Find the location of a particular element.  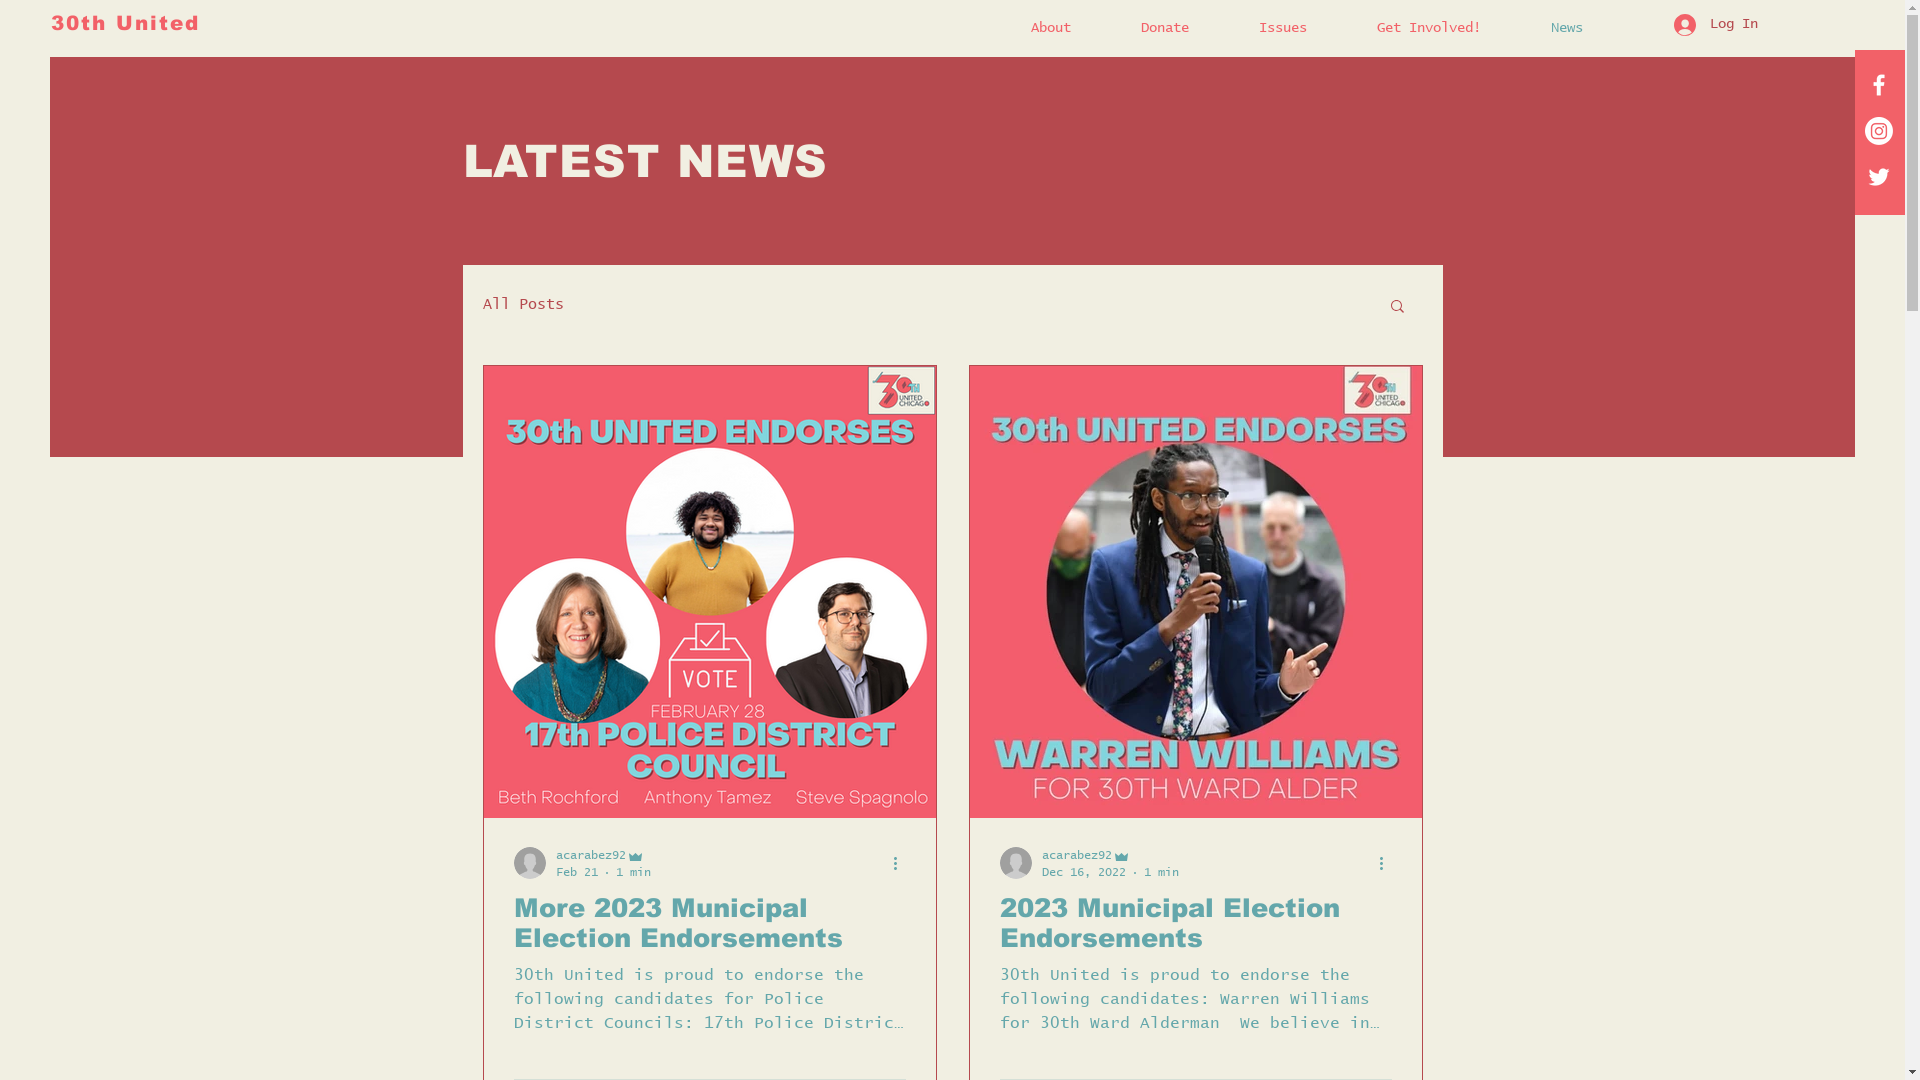

'All Posts' is located at coordinates (522, 304).